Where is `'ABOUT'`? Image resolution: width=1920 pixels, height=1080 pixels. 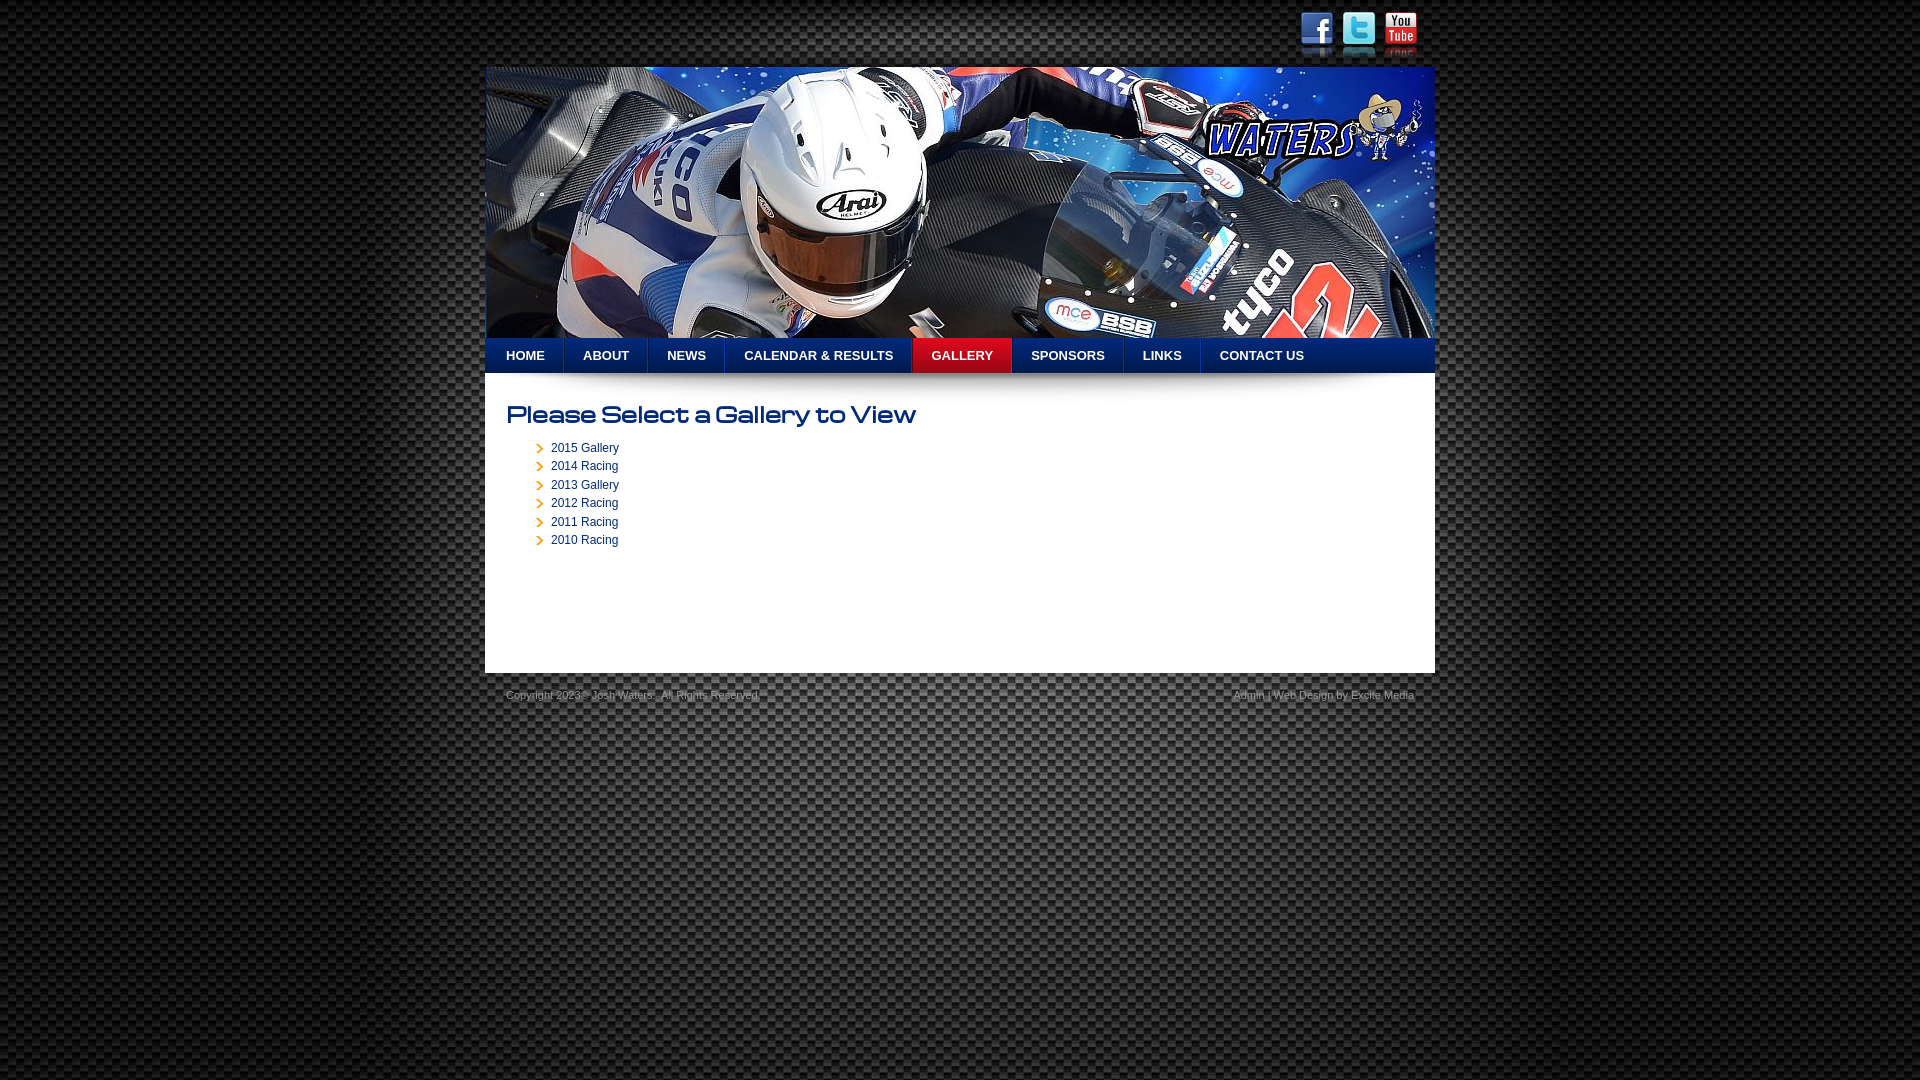 'ABOUT' is located at coordinates (604, 354).